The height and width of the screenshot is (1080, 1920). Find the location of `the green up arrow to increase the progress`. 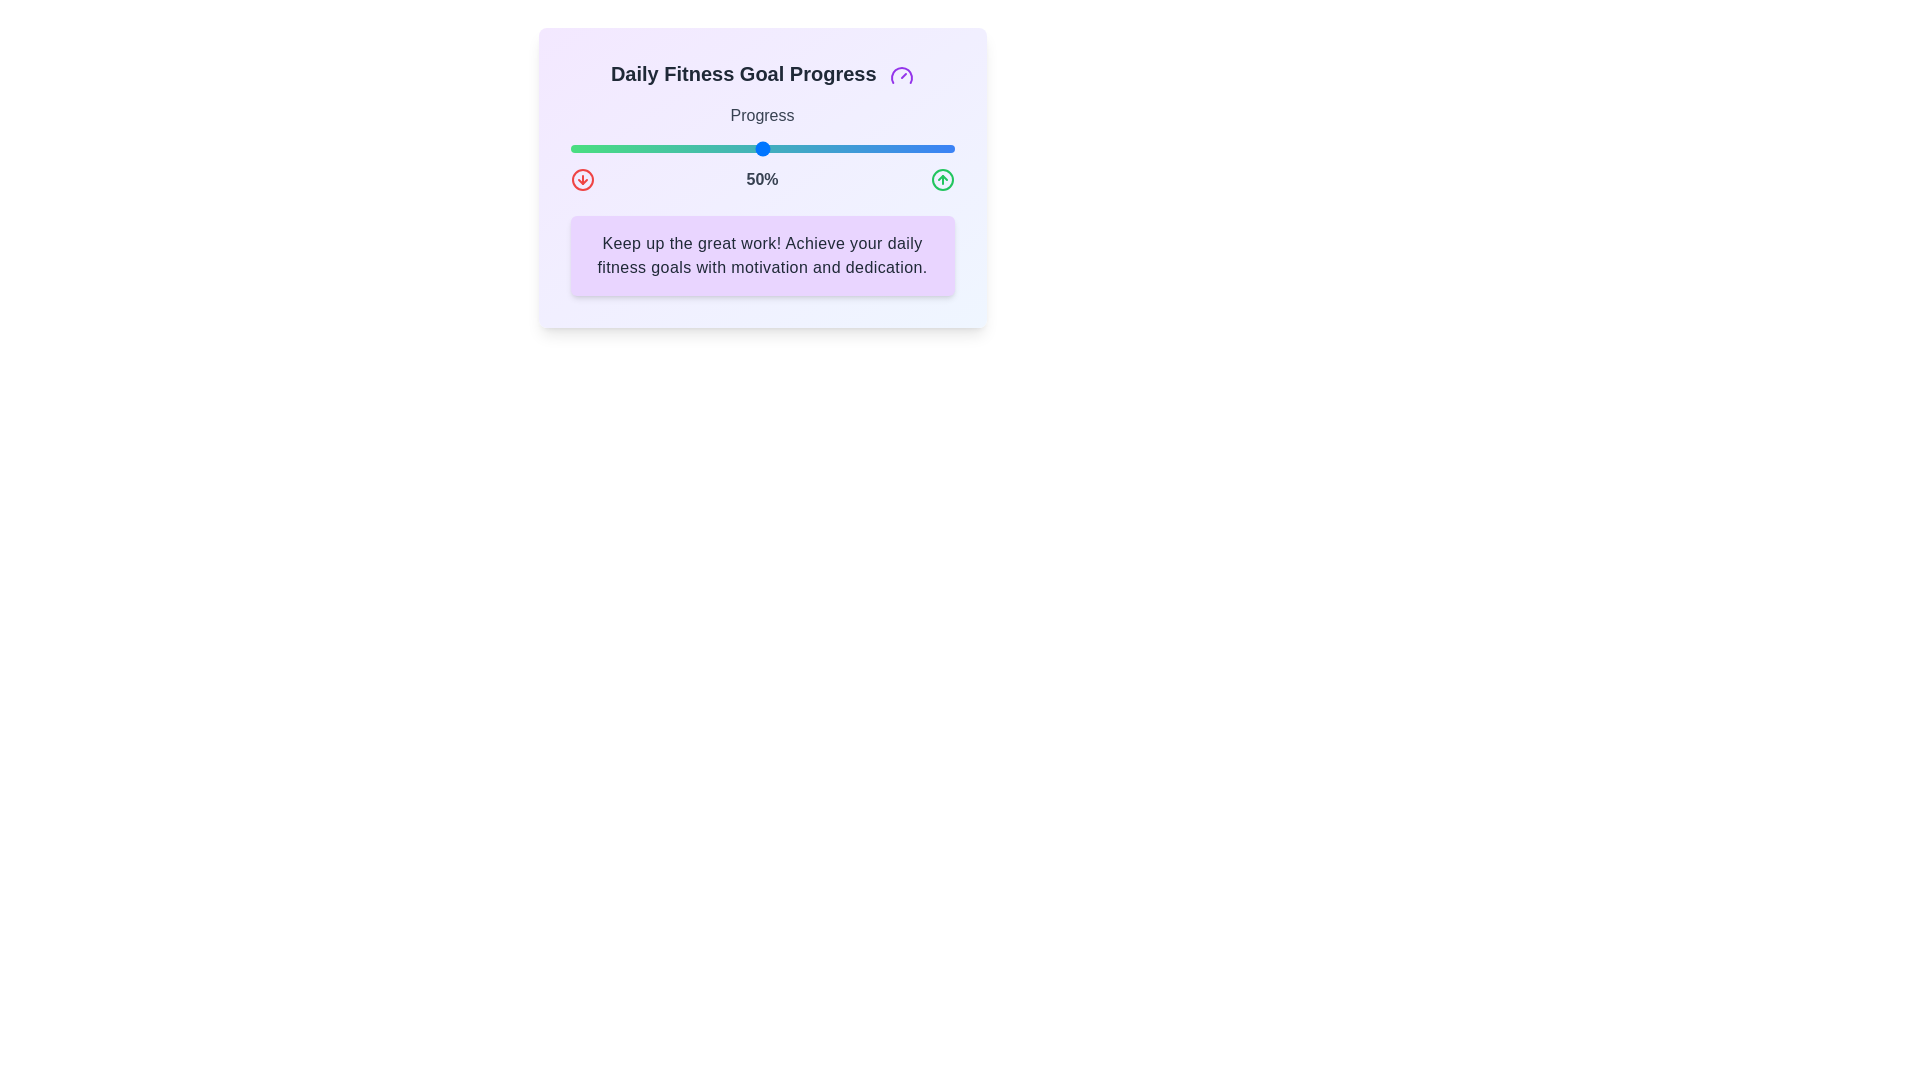

the green up arrow to increase the progress is located at coordinates (941, 180).